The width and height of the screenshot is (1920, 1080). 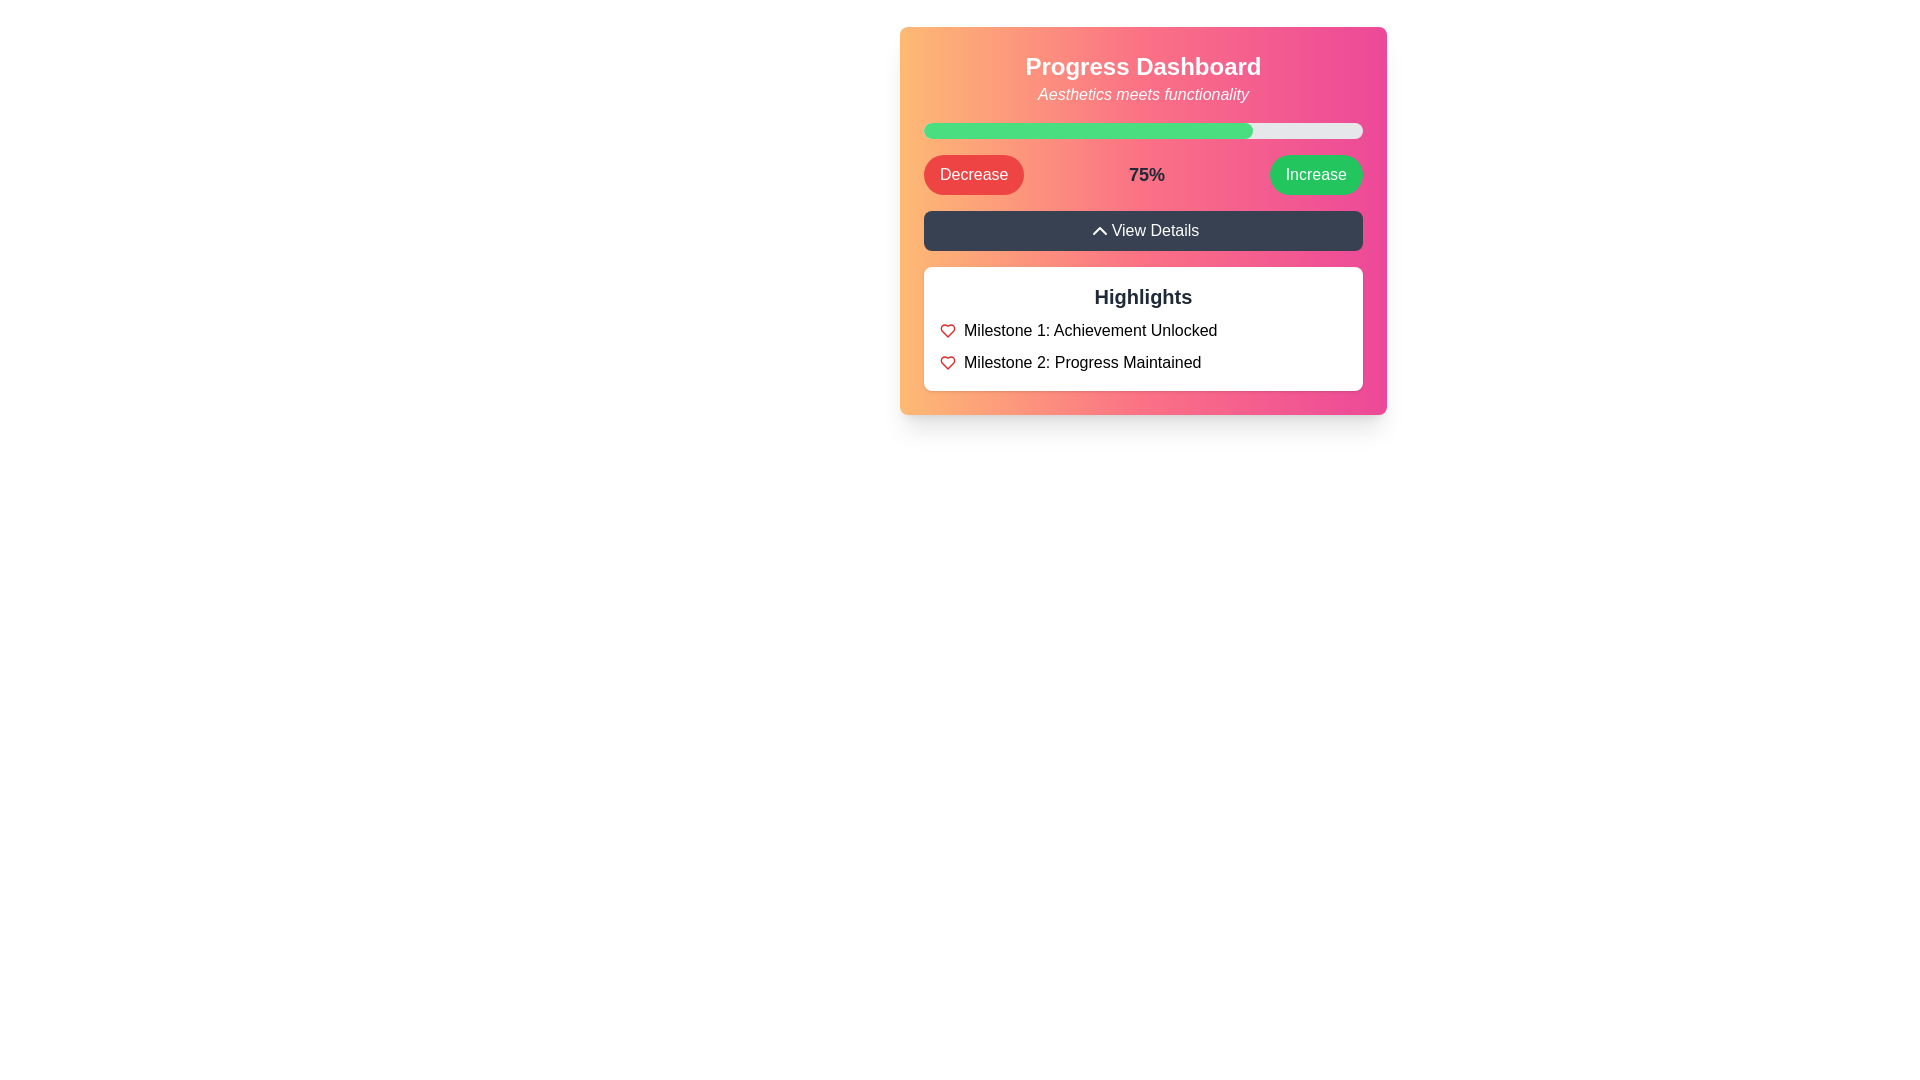 I want to click on the 'Decrease' button which is positioned to the left of the '75%' percentage display and to the right of the 'Increase' button, so click(x=974, y=173).